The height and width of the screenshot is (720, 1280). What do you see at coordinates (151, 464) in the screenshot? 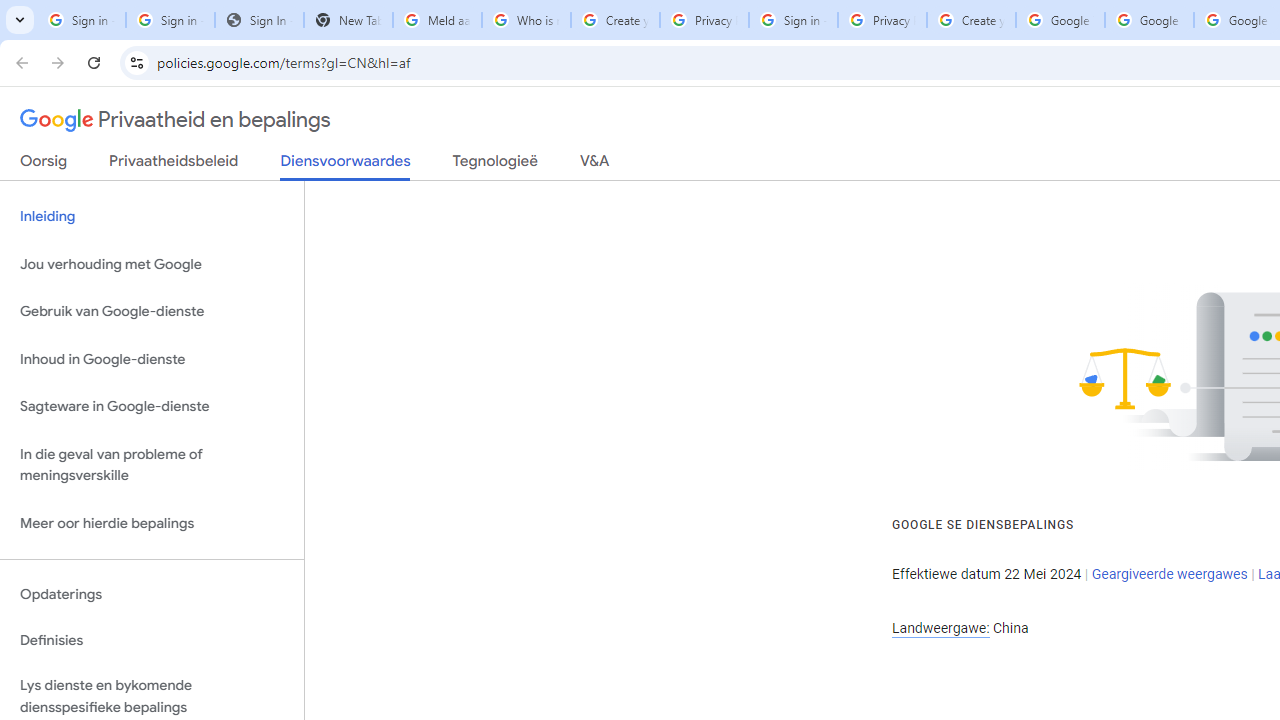
I see `'In die geval van probleme of meningsverskille'` at bounding box center [151, 464].